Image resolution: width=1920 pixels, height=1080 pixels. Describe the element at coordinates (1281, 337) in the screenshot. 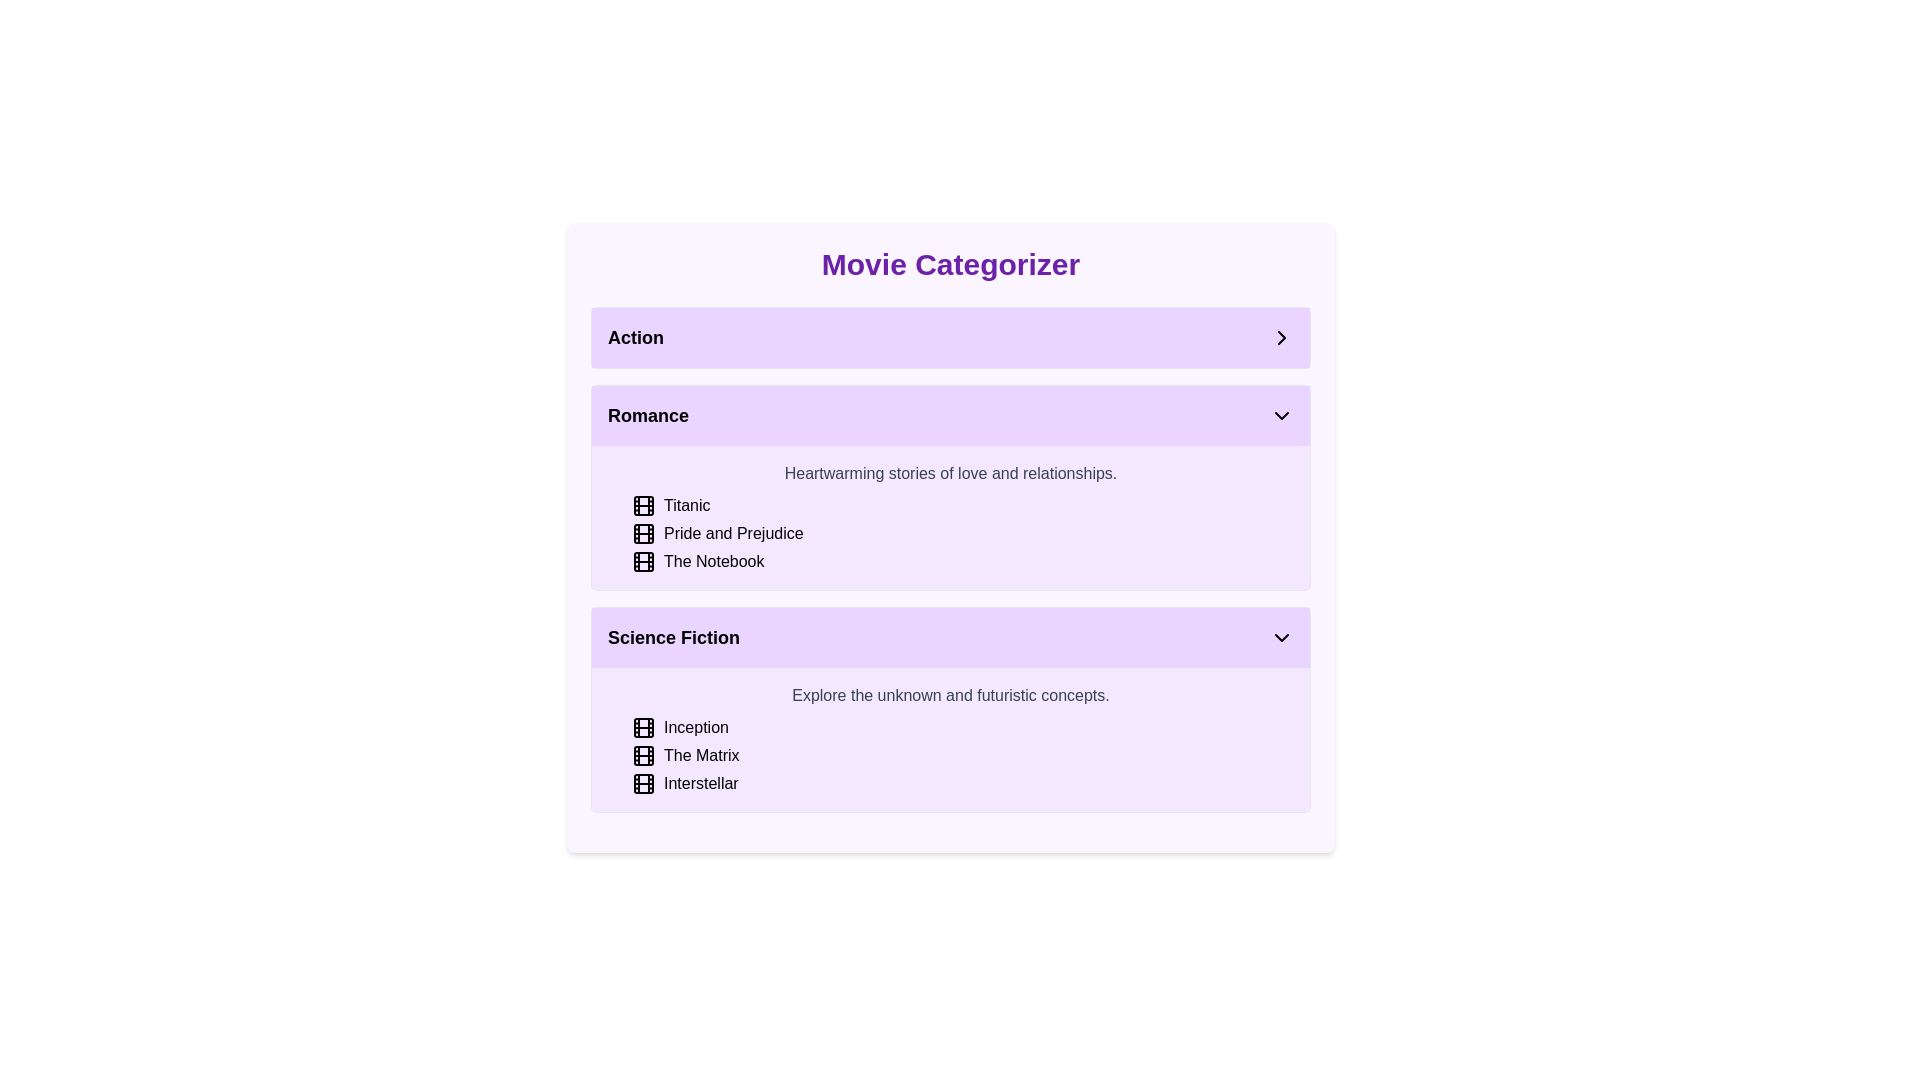

I see `the right-facing chevron indicator icon, which is a triangular arrow pointing right, located in the 'Action' section at the top of the interface, near the label 'Action'` at that location.